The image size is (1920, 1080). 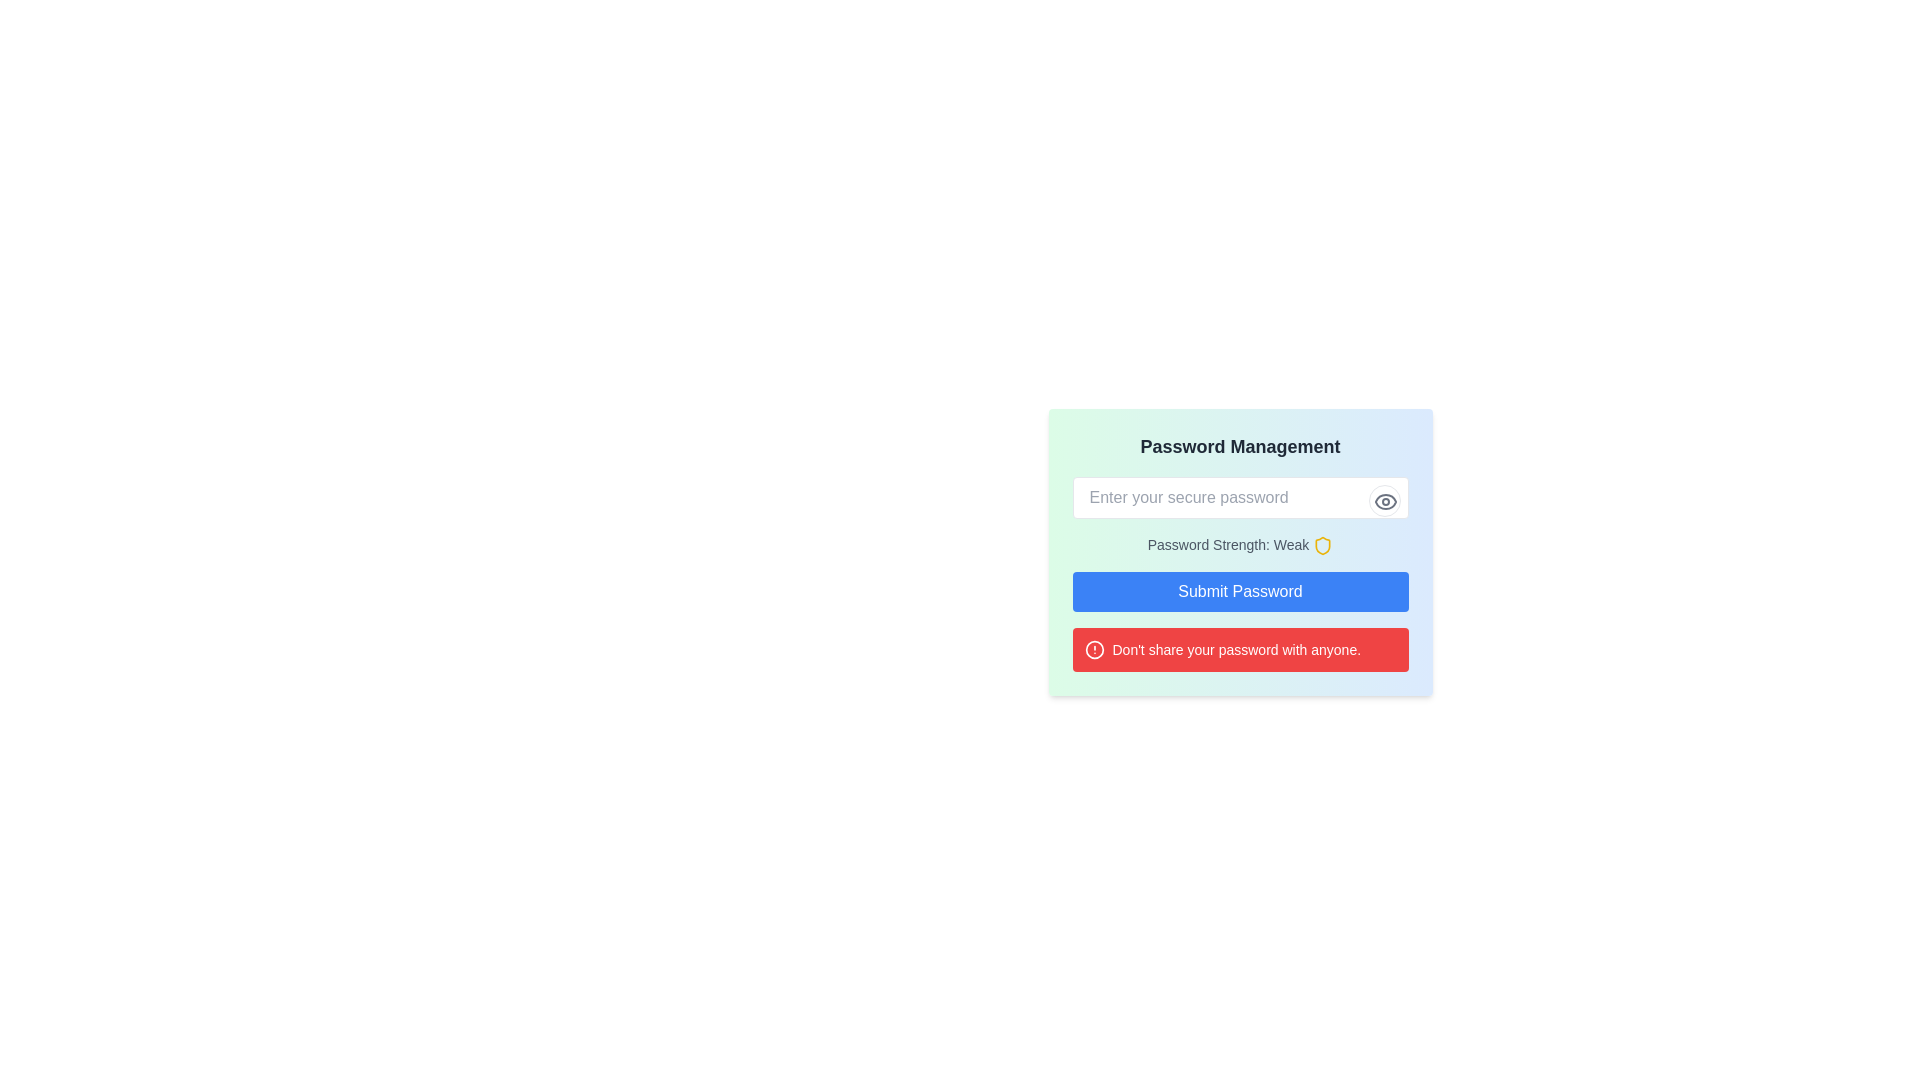 I want to click on the eye-shaped icon located in the top-right corner of the password input field, so click(x=1384, y=500).